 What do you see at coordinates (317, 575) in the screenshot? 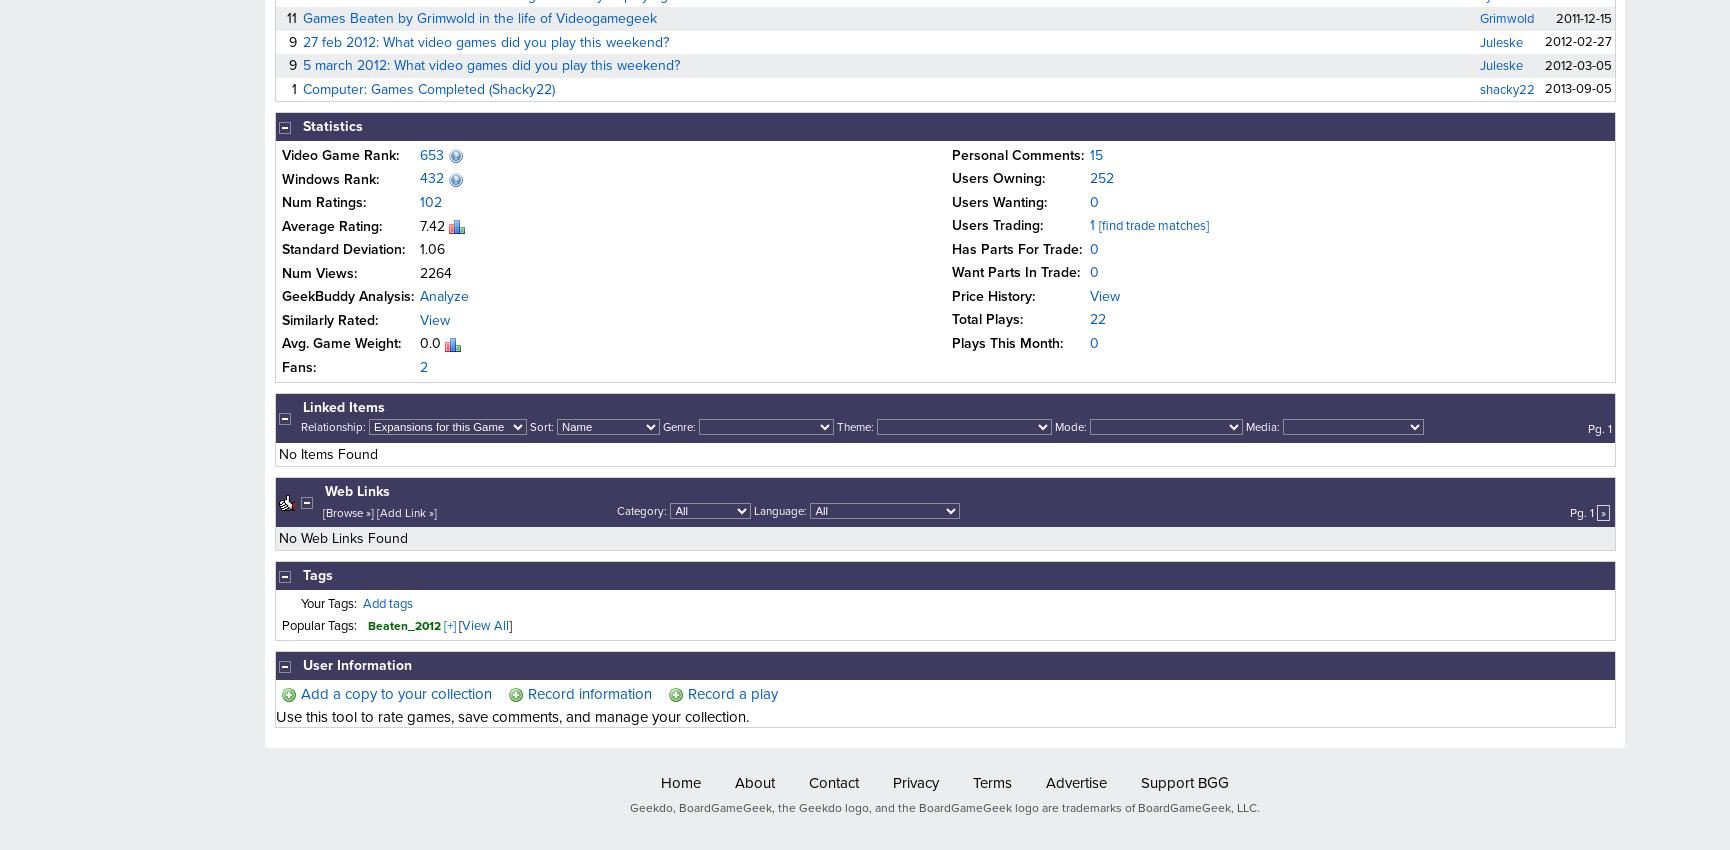
I see `'Tags'` at bounding box center [317, 575].